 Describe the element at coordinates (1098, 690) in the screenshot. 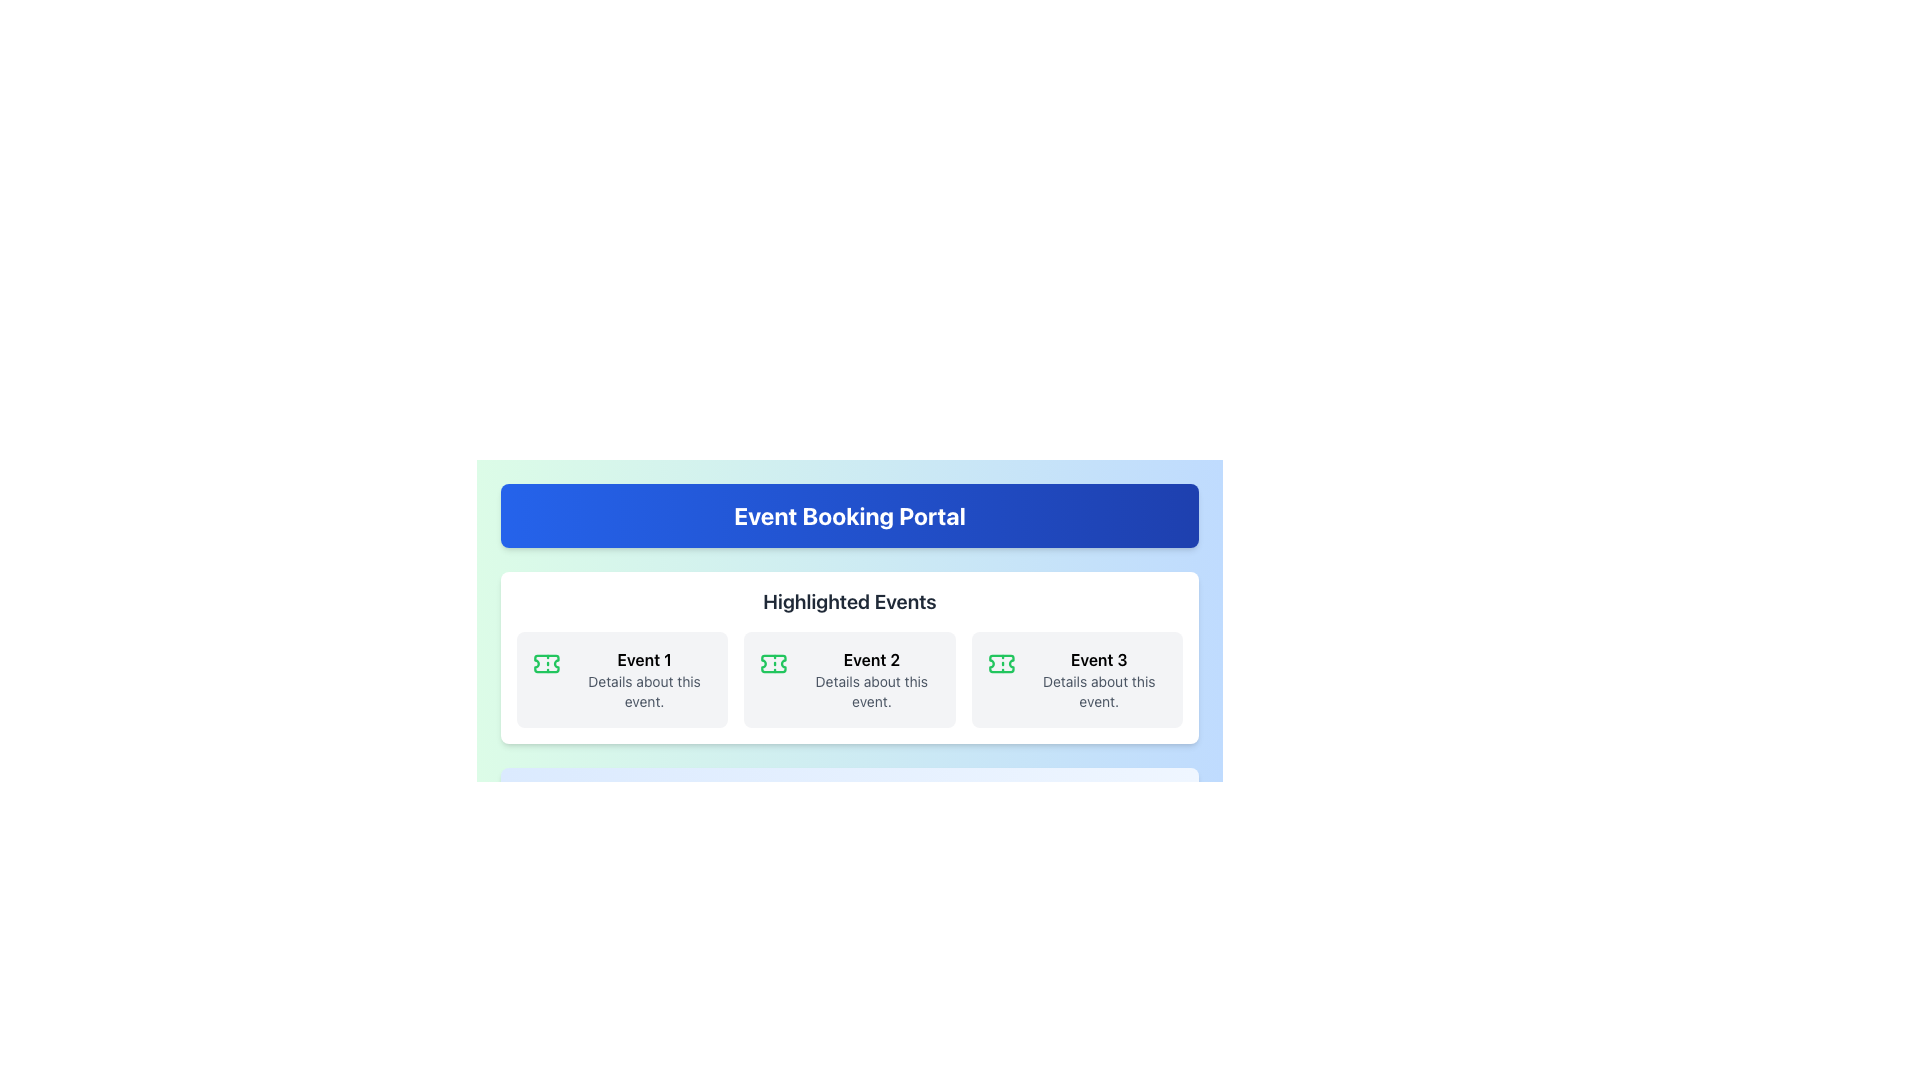

I see `the text label reading 'Details about this event.' which is styled in a small gray font and located directly below the bold title 'Event 3' in the rightmost event card` at that location.